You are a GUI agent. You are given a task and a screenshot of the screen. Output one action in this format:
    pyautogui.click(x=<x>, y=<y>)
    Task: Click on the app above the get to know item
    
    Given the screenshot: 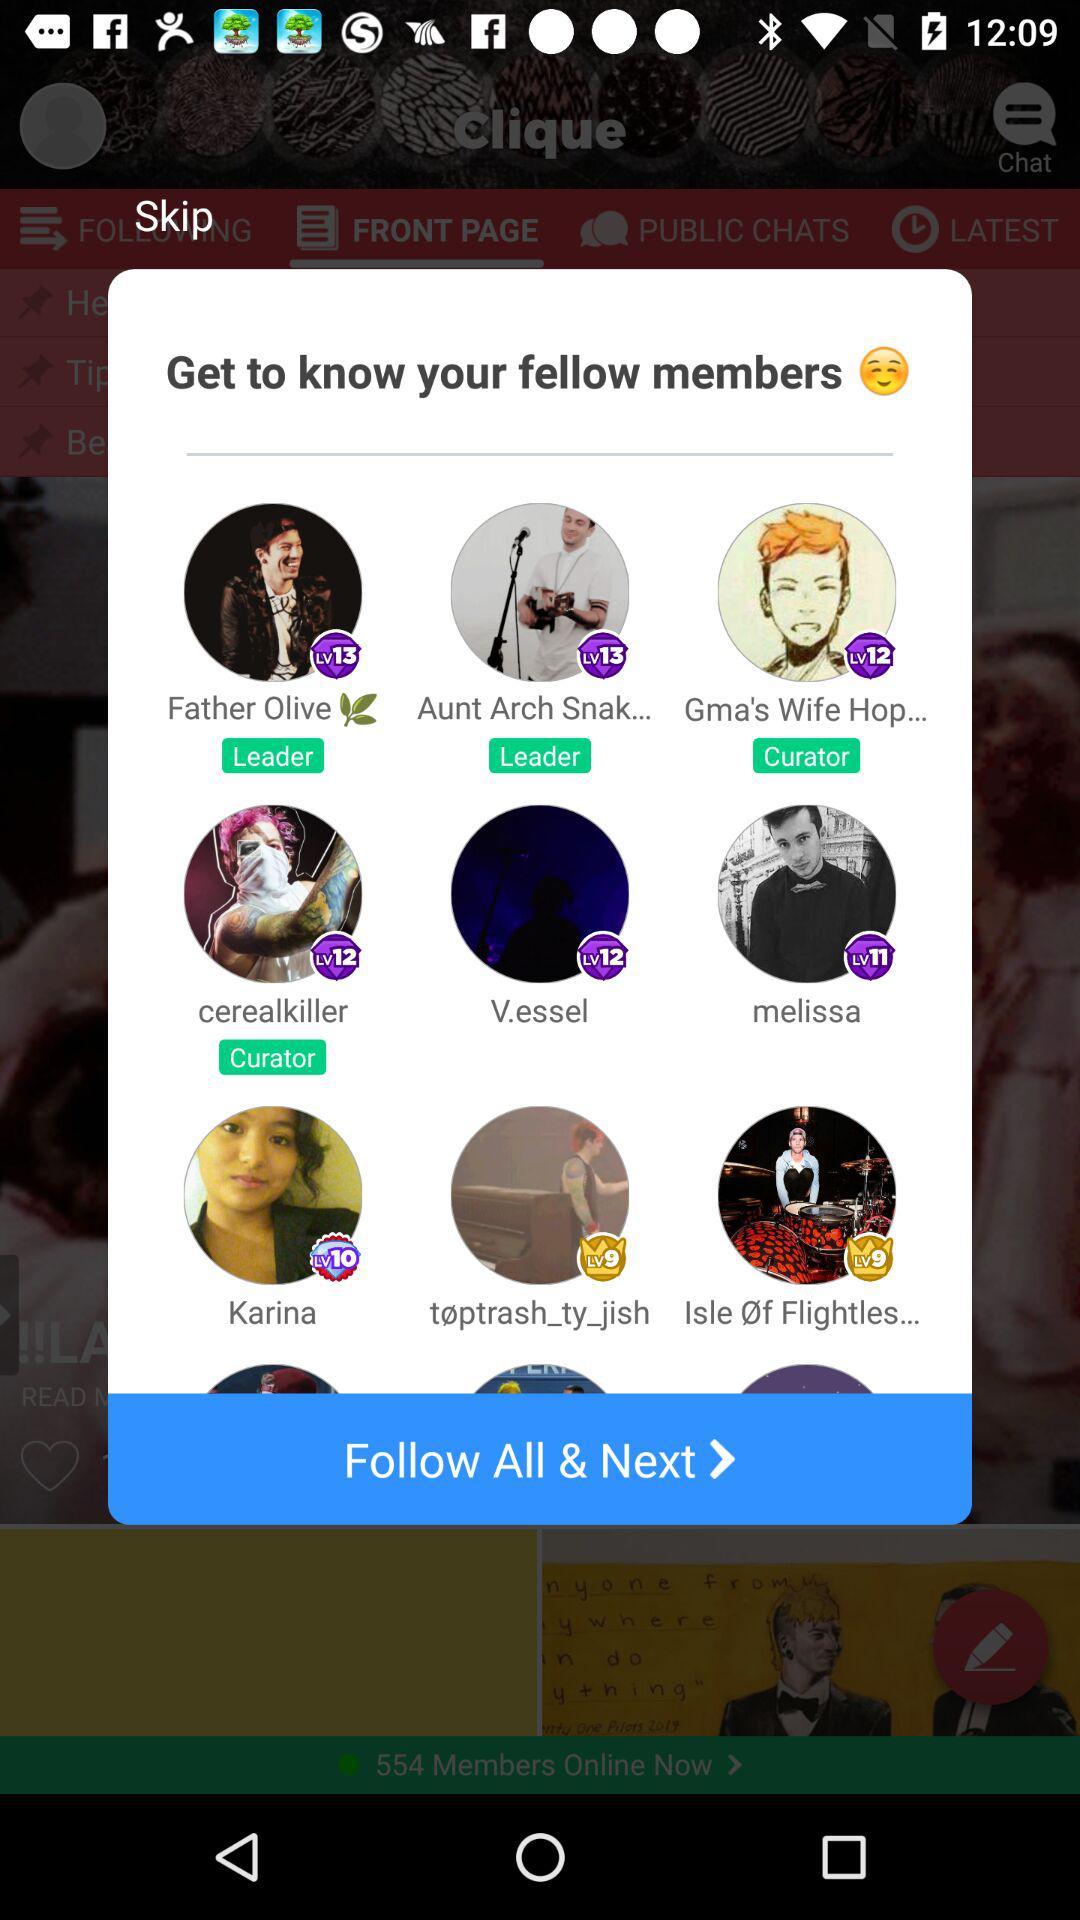 What is the action you would take?
    pyautogui.click(x=172, y=214)
    